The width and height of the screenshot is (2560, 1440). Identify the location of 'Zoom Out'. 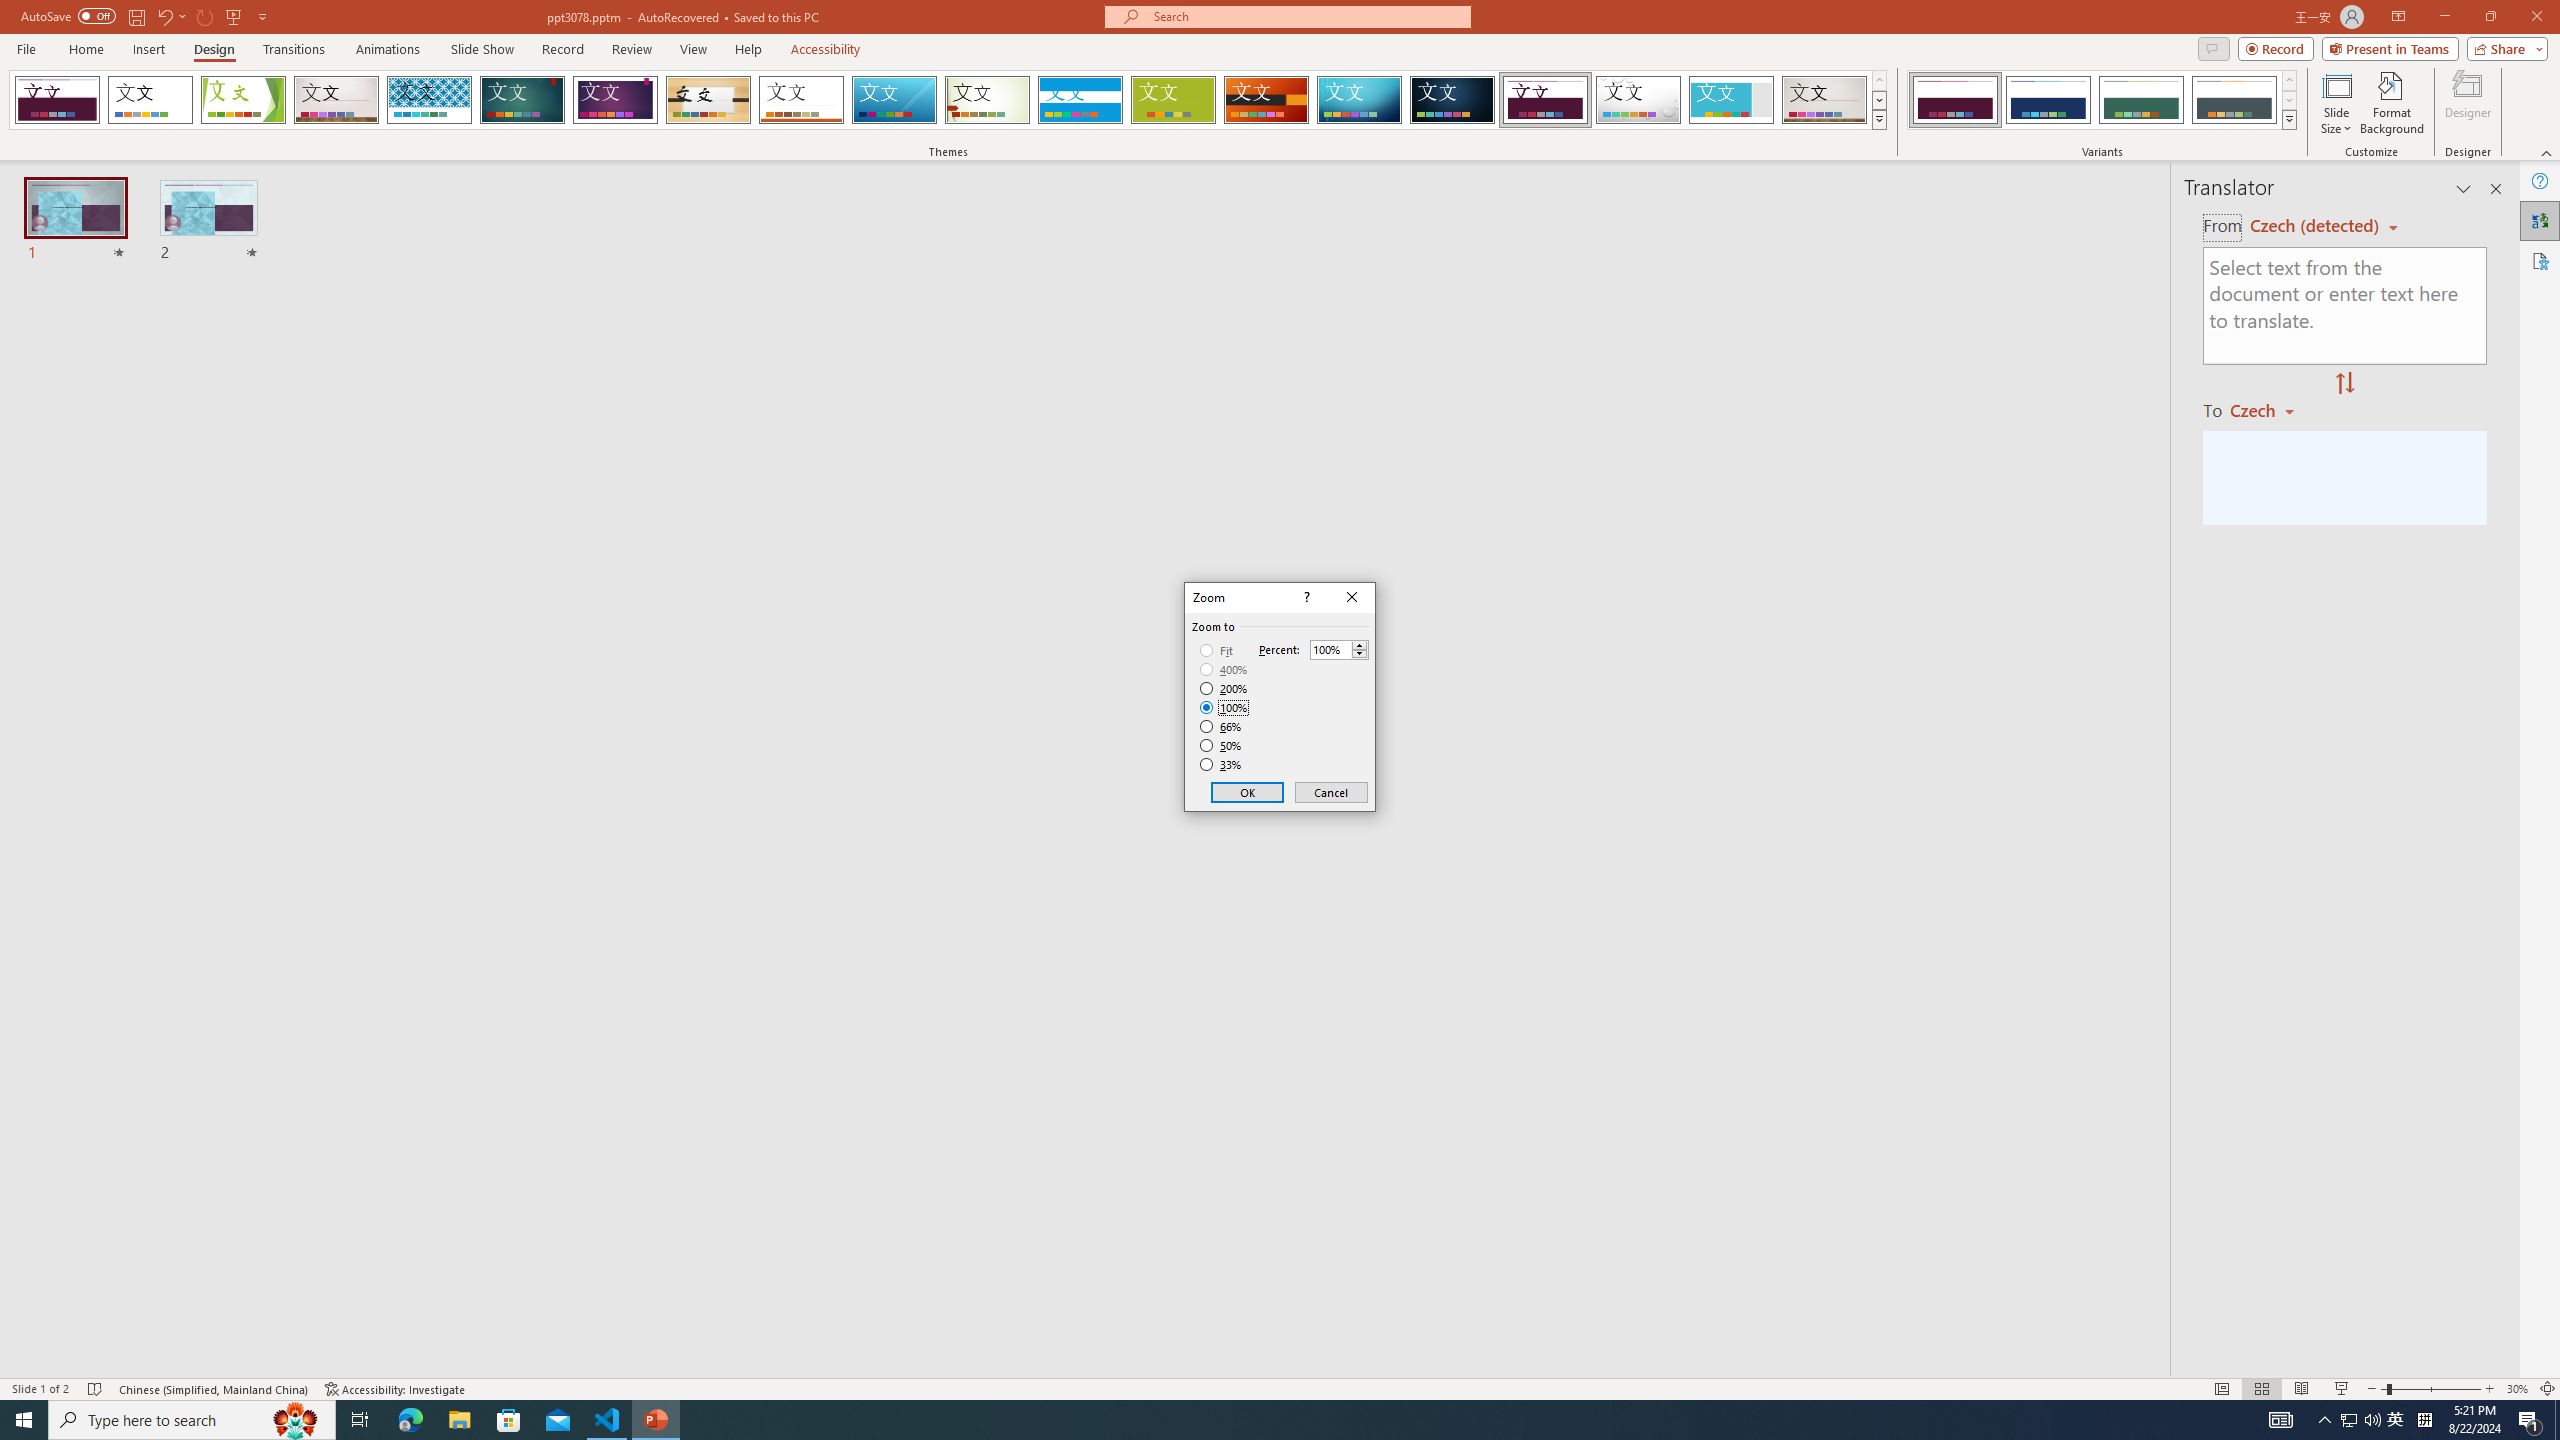
(2382, 1389).